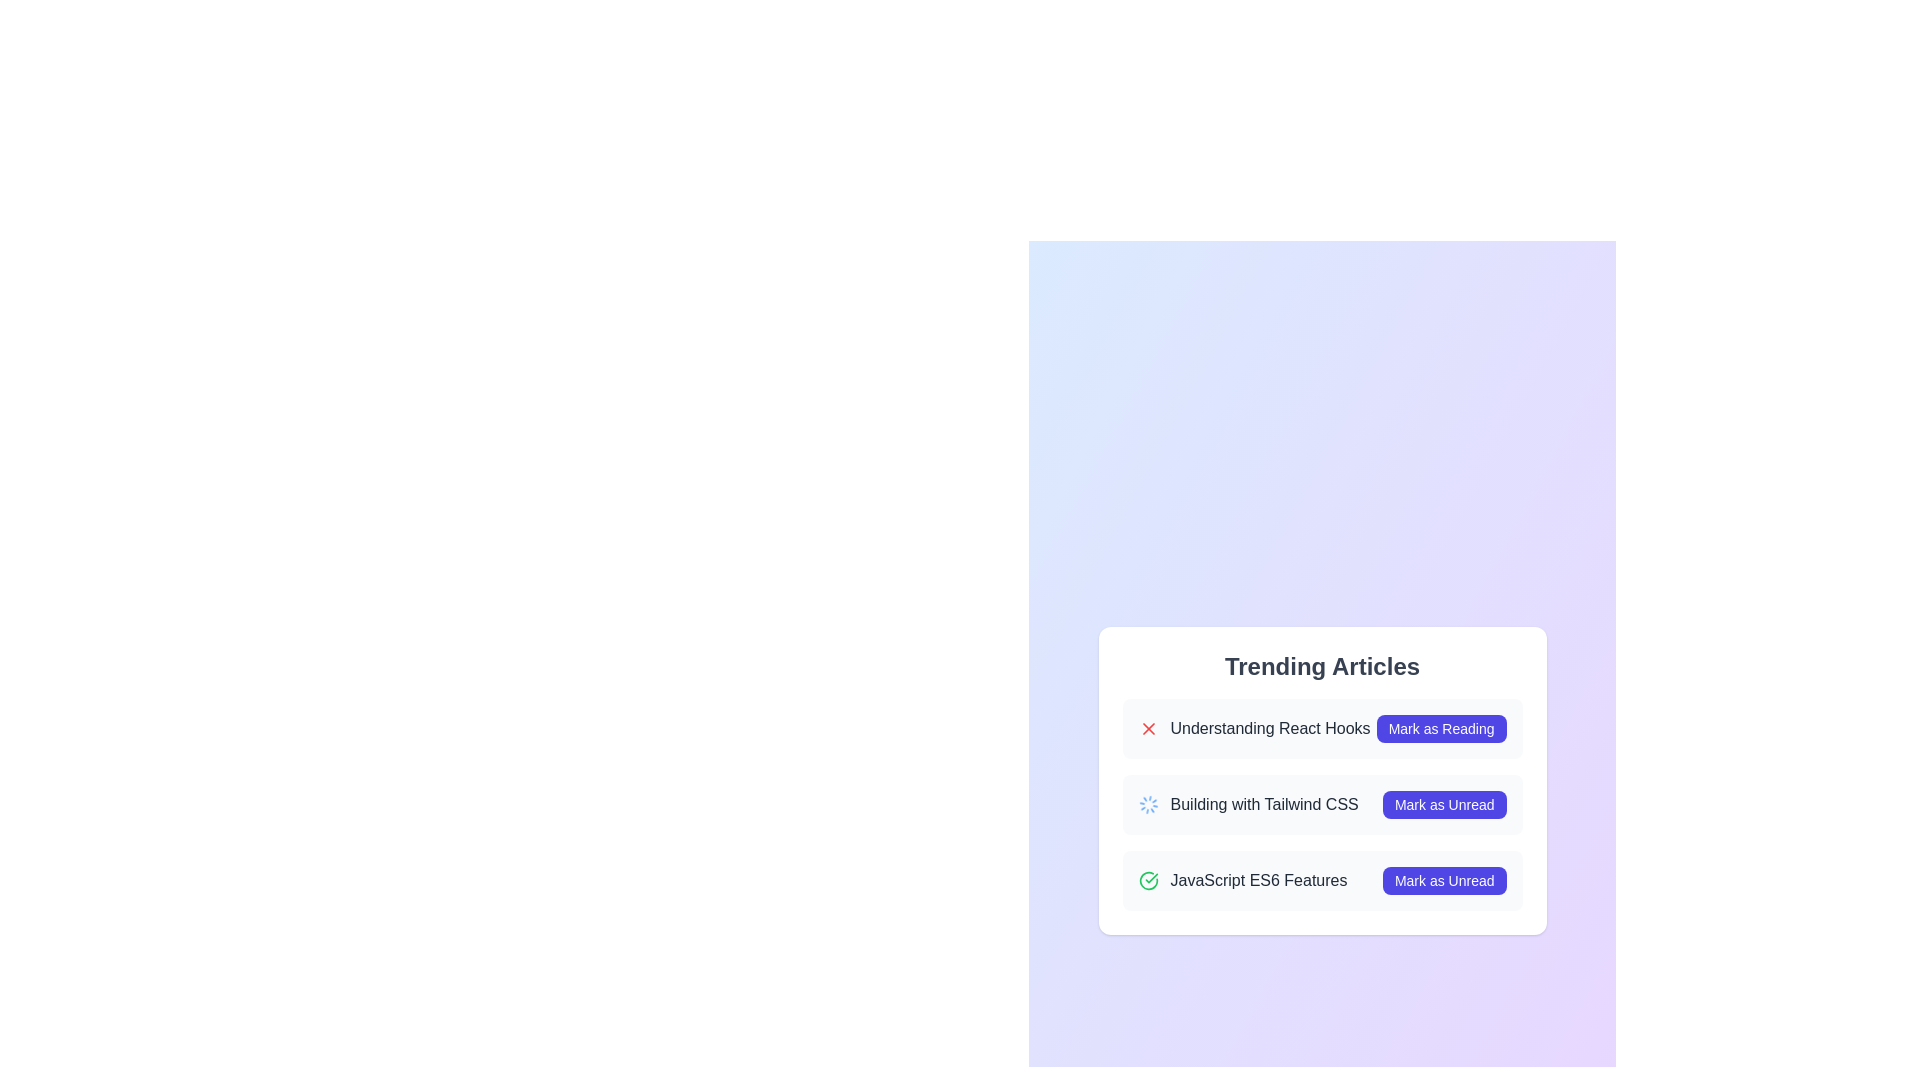 The image size is (1920, 1080). I want to click on the static text displaying 'Building with Tailwind CSS', which is the second item under the 'Trending Articles' section, located between 'Understanding React Hooks' and 'JavaScript ES6 Features', so click(1263, 804).